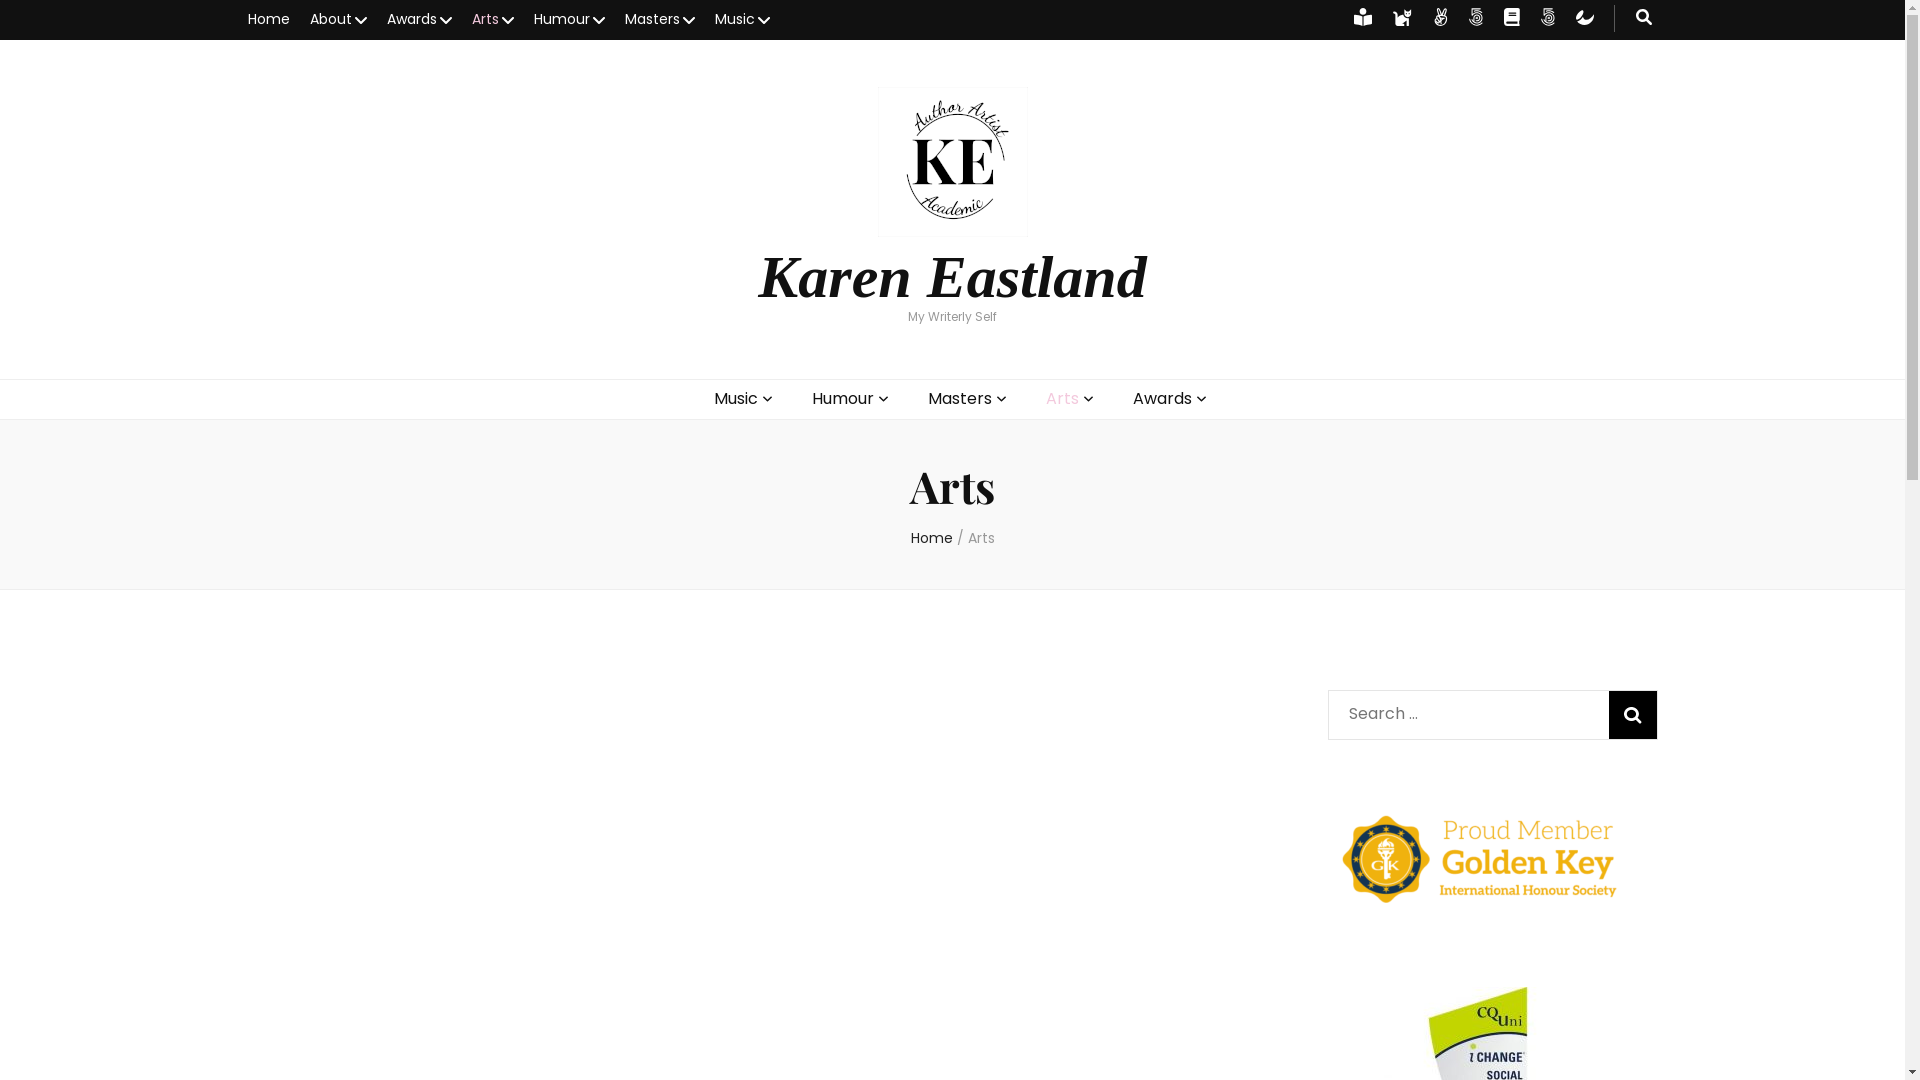  What do you see at coordinates (981, 536) in the screenshot?
I see `'Arts'` at bounding box center [981, 536].